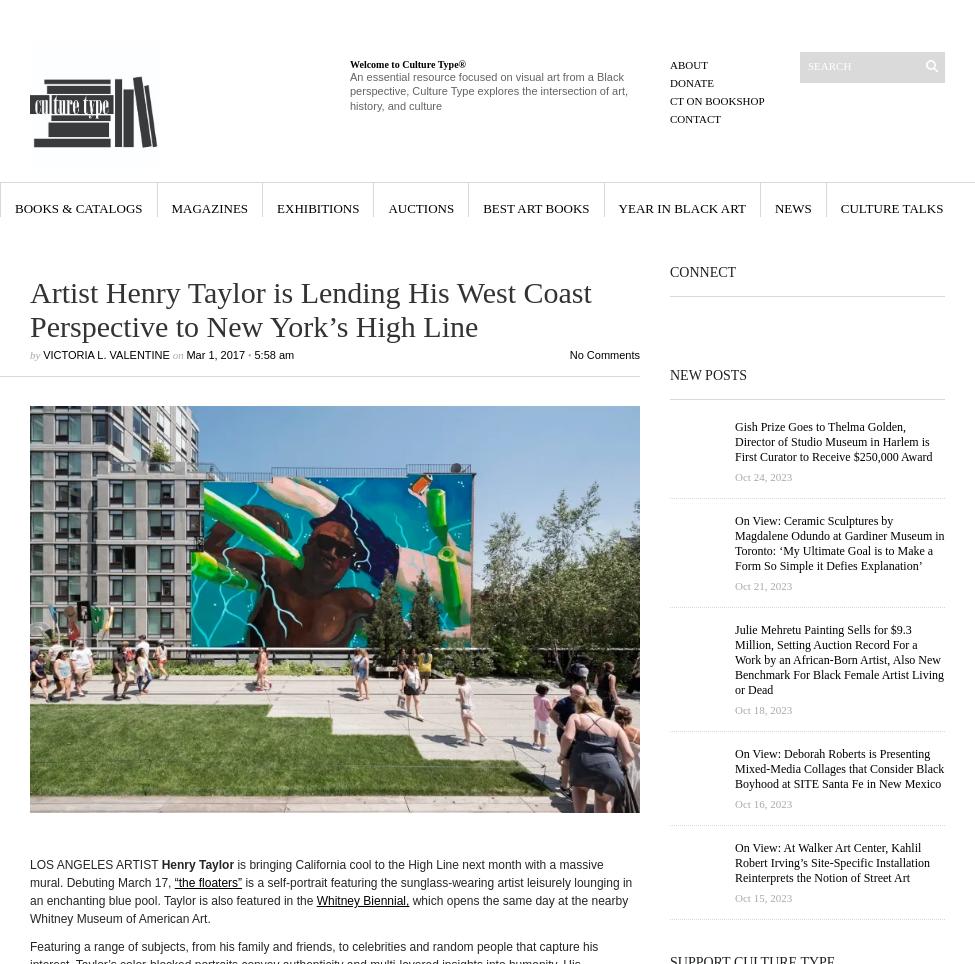 Image resolution: width=975 pixels, height=964 pixels. Describe the element at coordinates (701, 271) in the screenshot. I see `'Connect'` at that location.